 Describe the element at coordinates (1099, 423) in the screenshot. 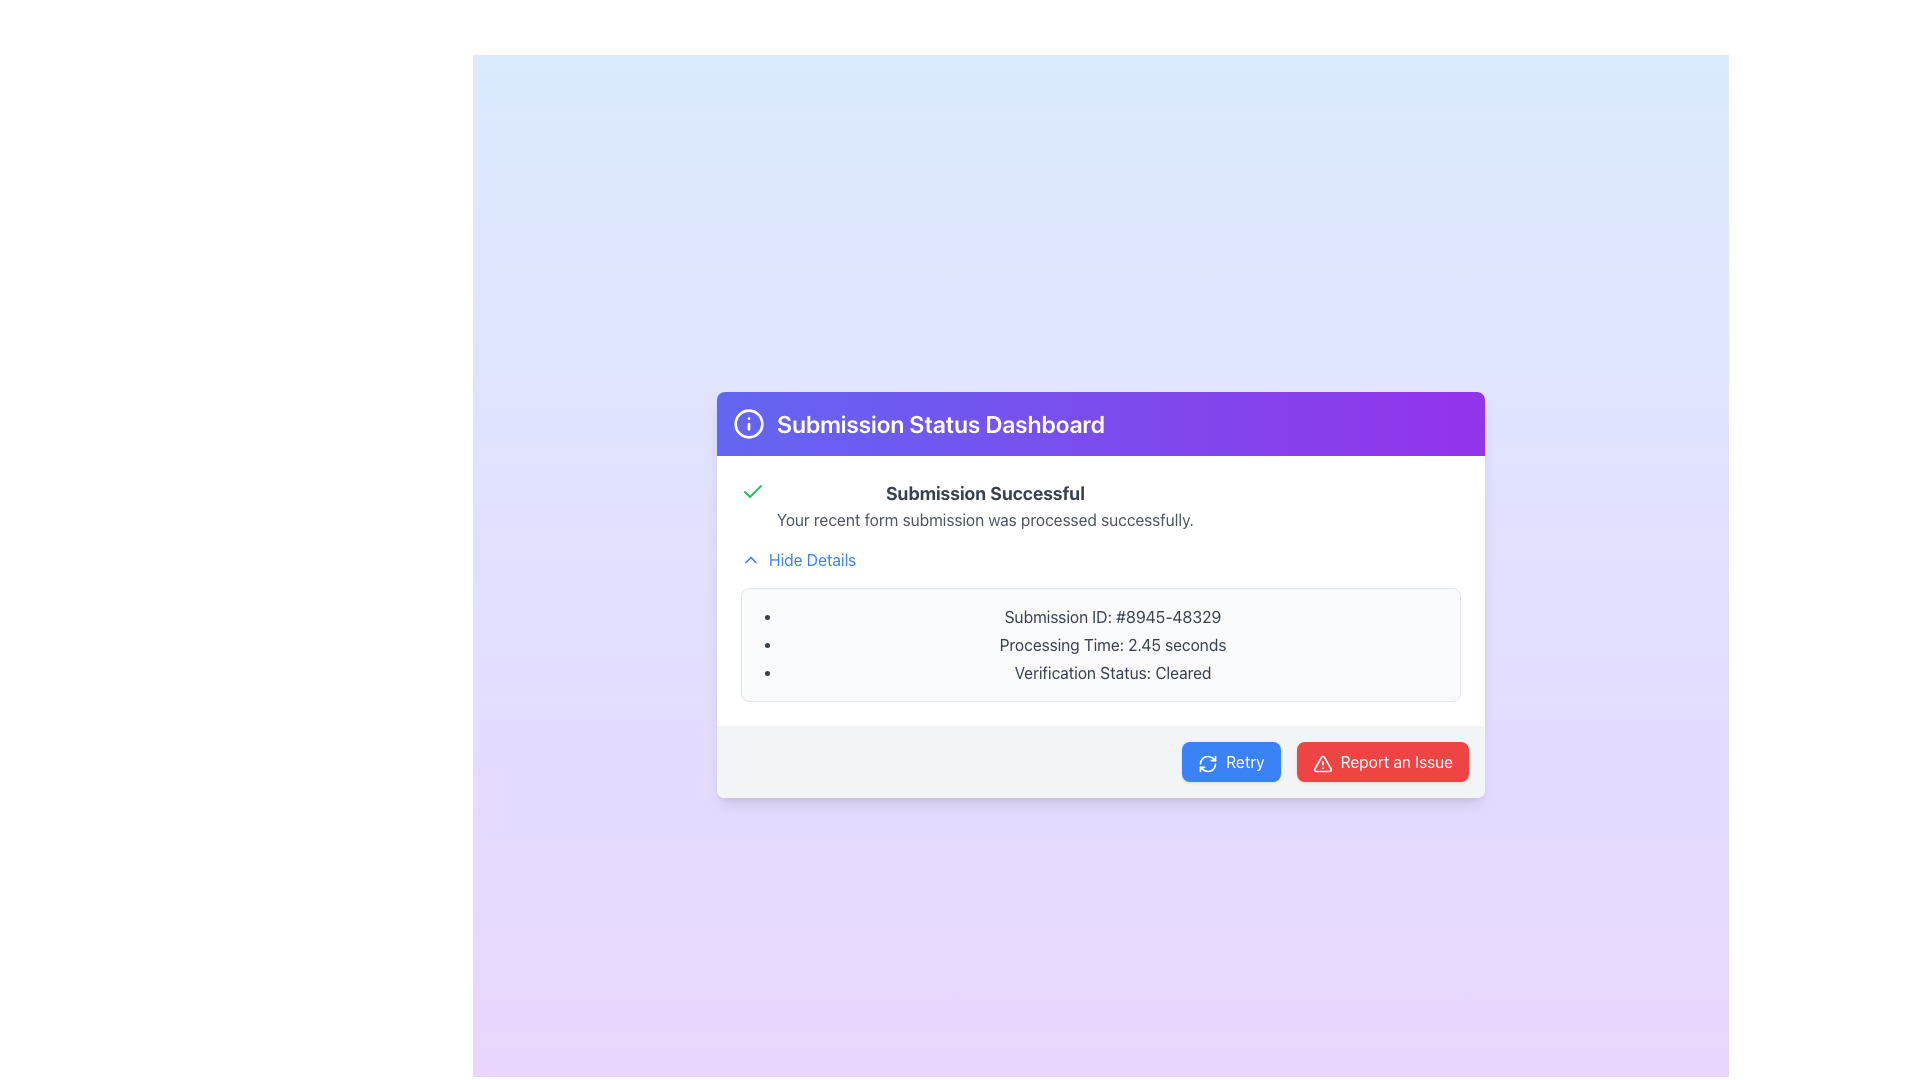

I see `the Header Bar which features a gradient background from indigo to purple and includes the text label 'Submission Status Dashboard' in white` at that location.